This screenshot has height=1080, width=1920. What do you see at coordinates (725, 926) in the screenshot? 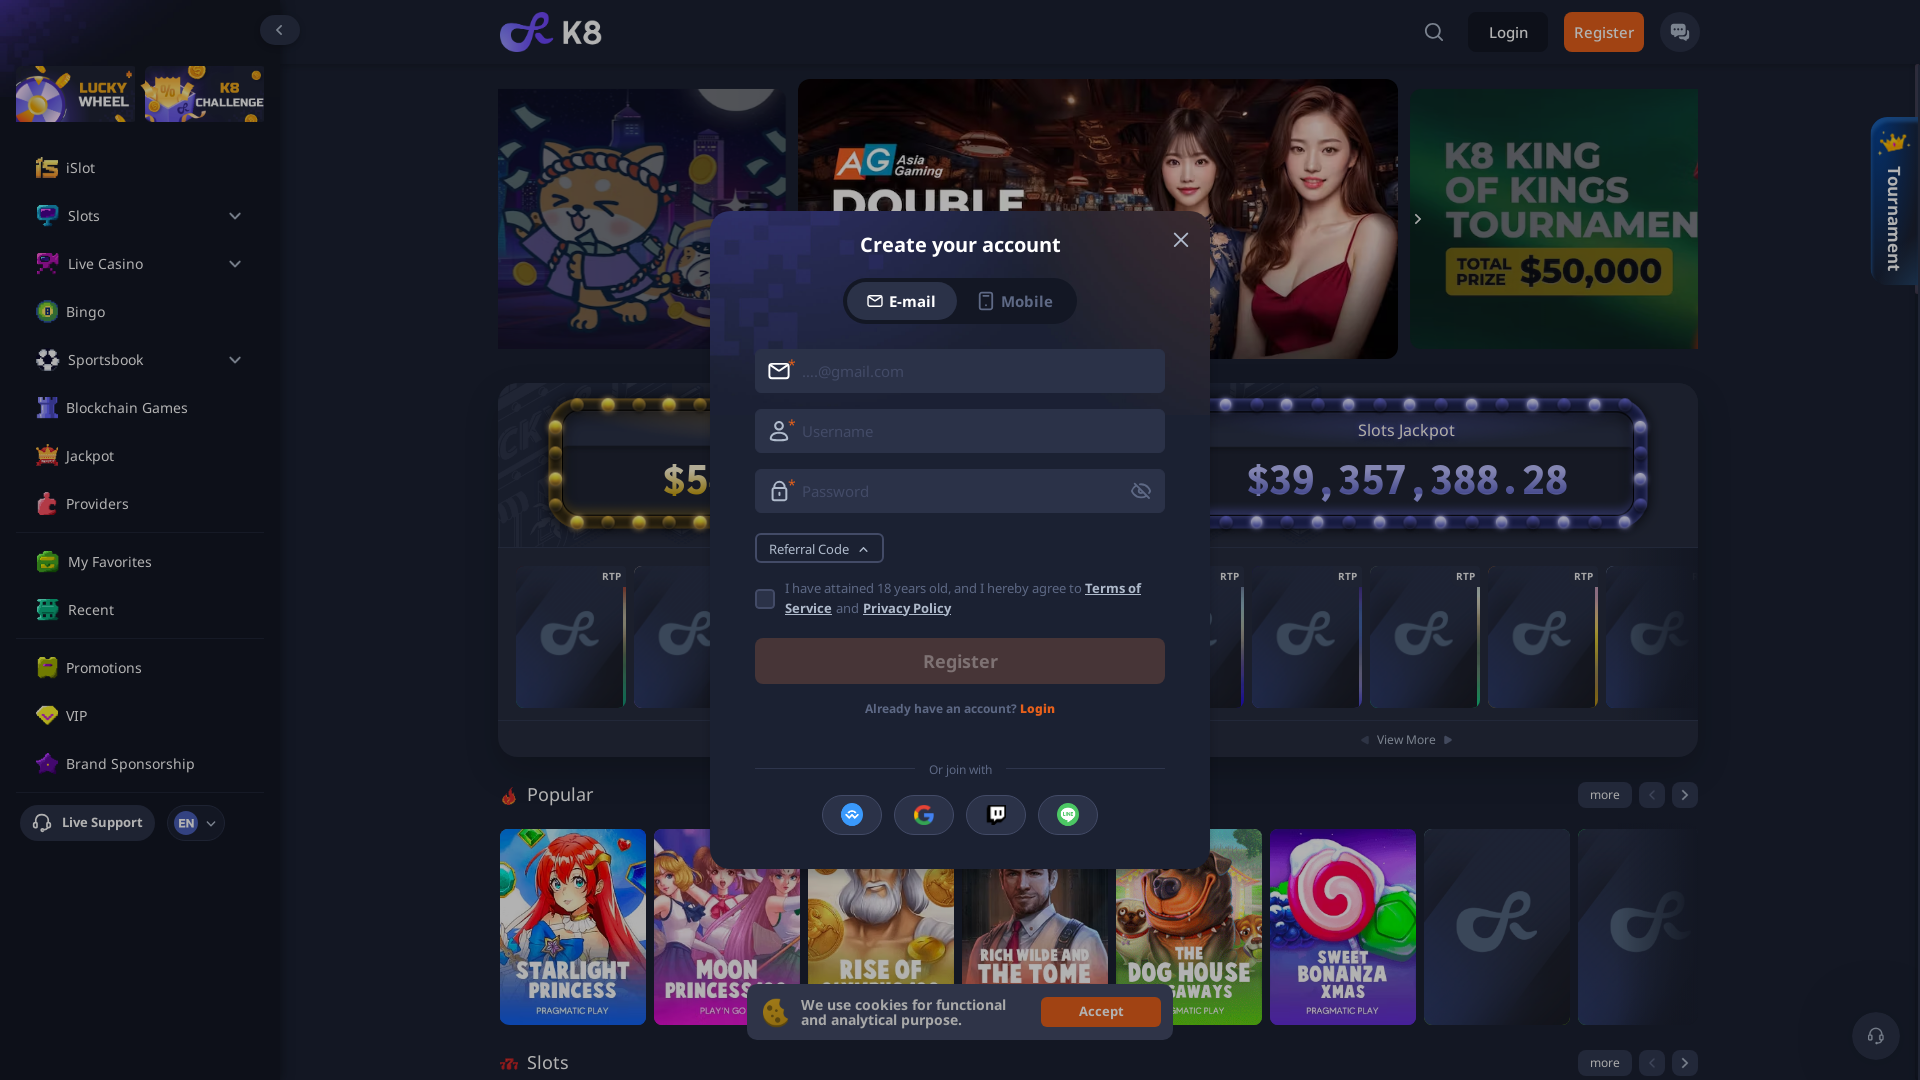
I see `'Moon Princess 100'` at bounding box center [725, 926].